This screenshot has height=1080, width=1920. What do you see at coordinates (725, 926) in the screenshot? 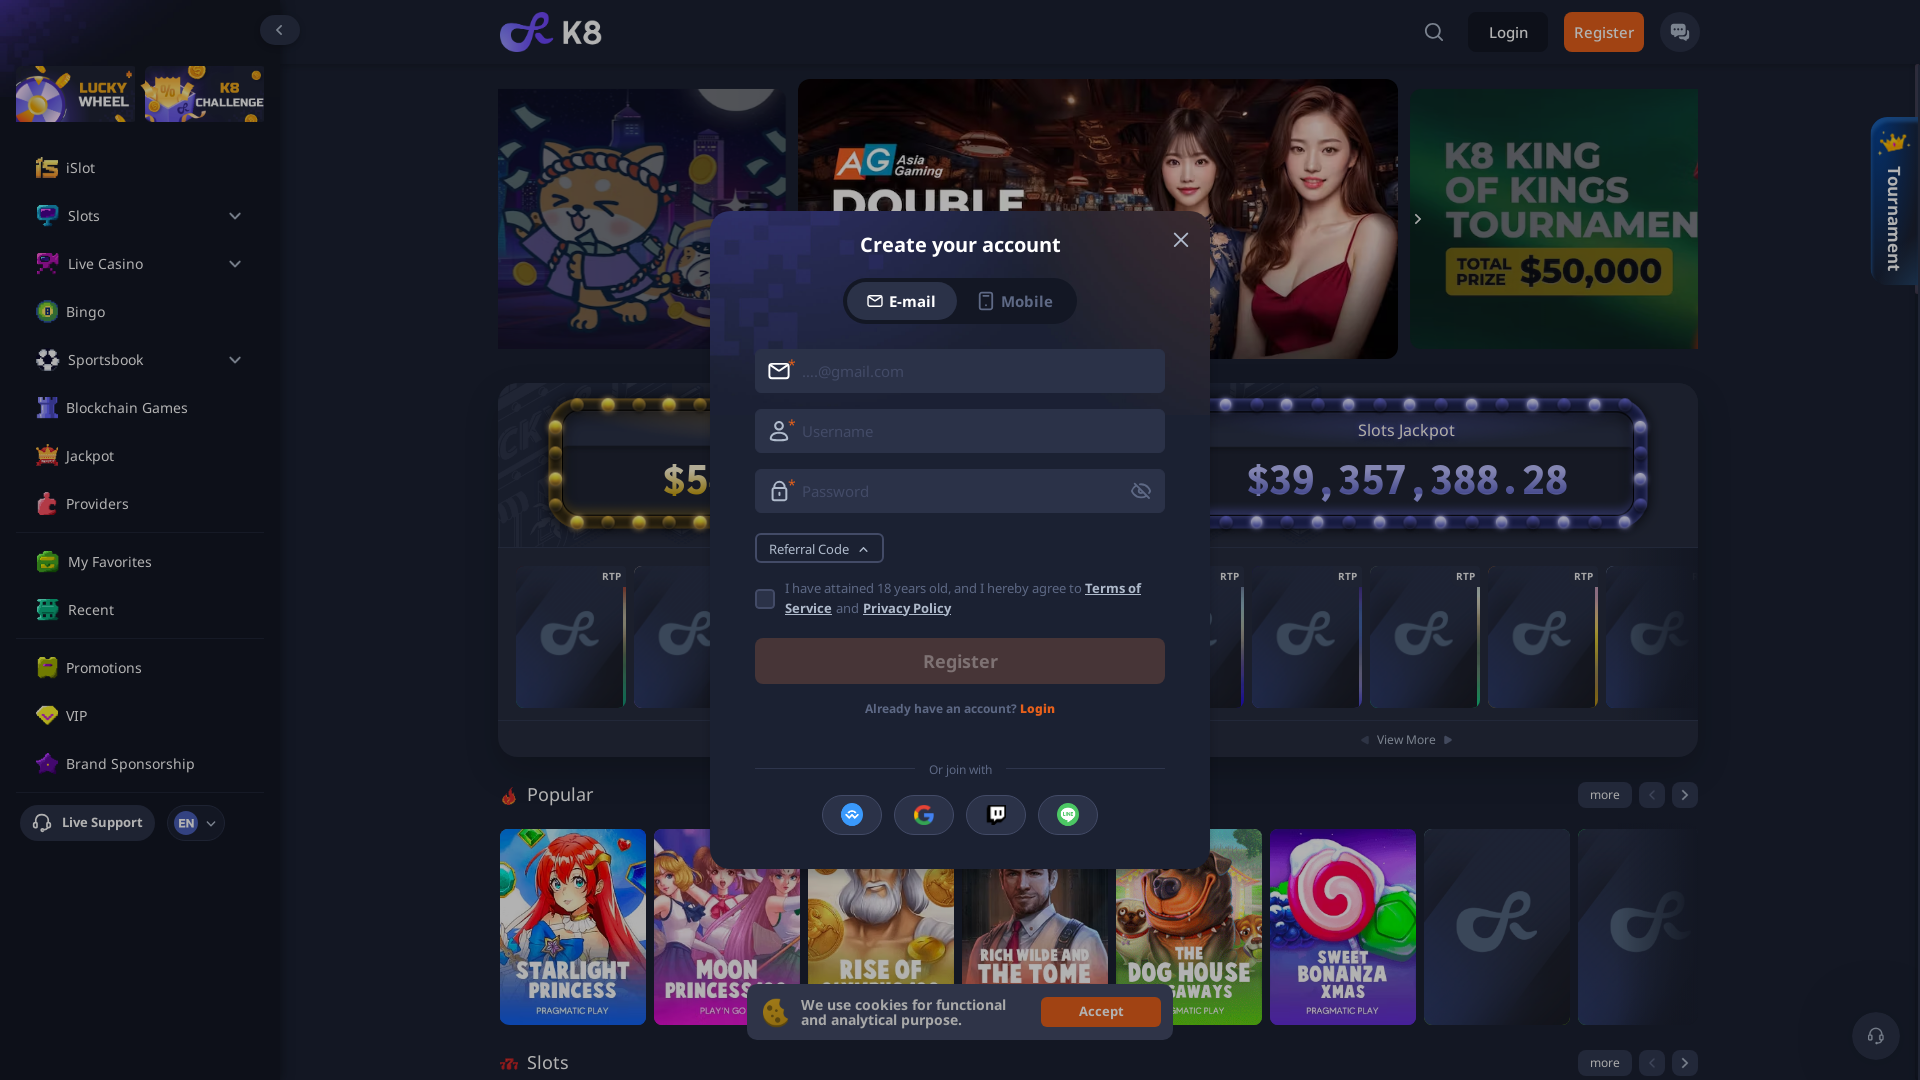
I see `'Moon Princess 100'` at bounding box center [725, 926].